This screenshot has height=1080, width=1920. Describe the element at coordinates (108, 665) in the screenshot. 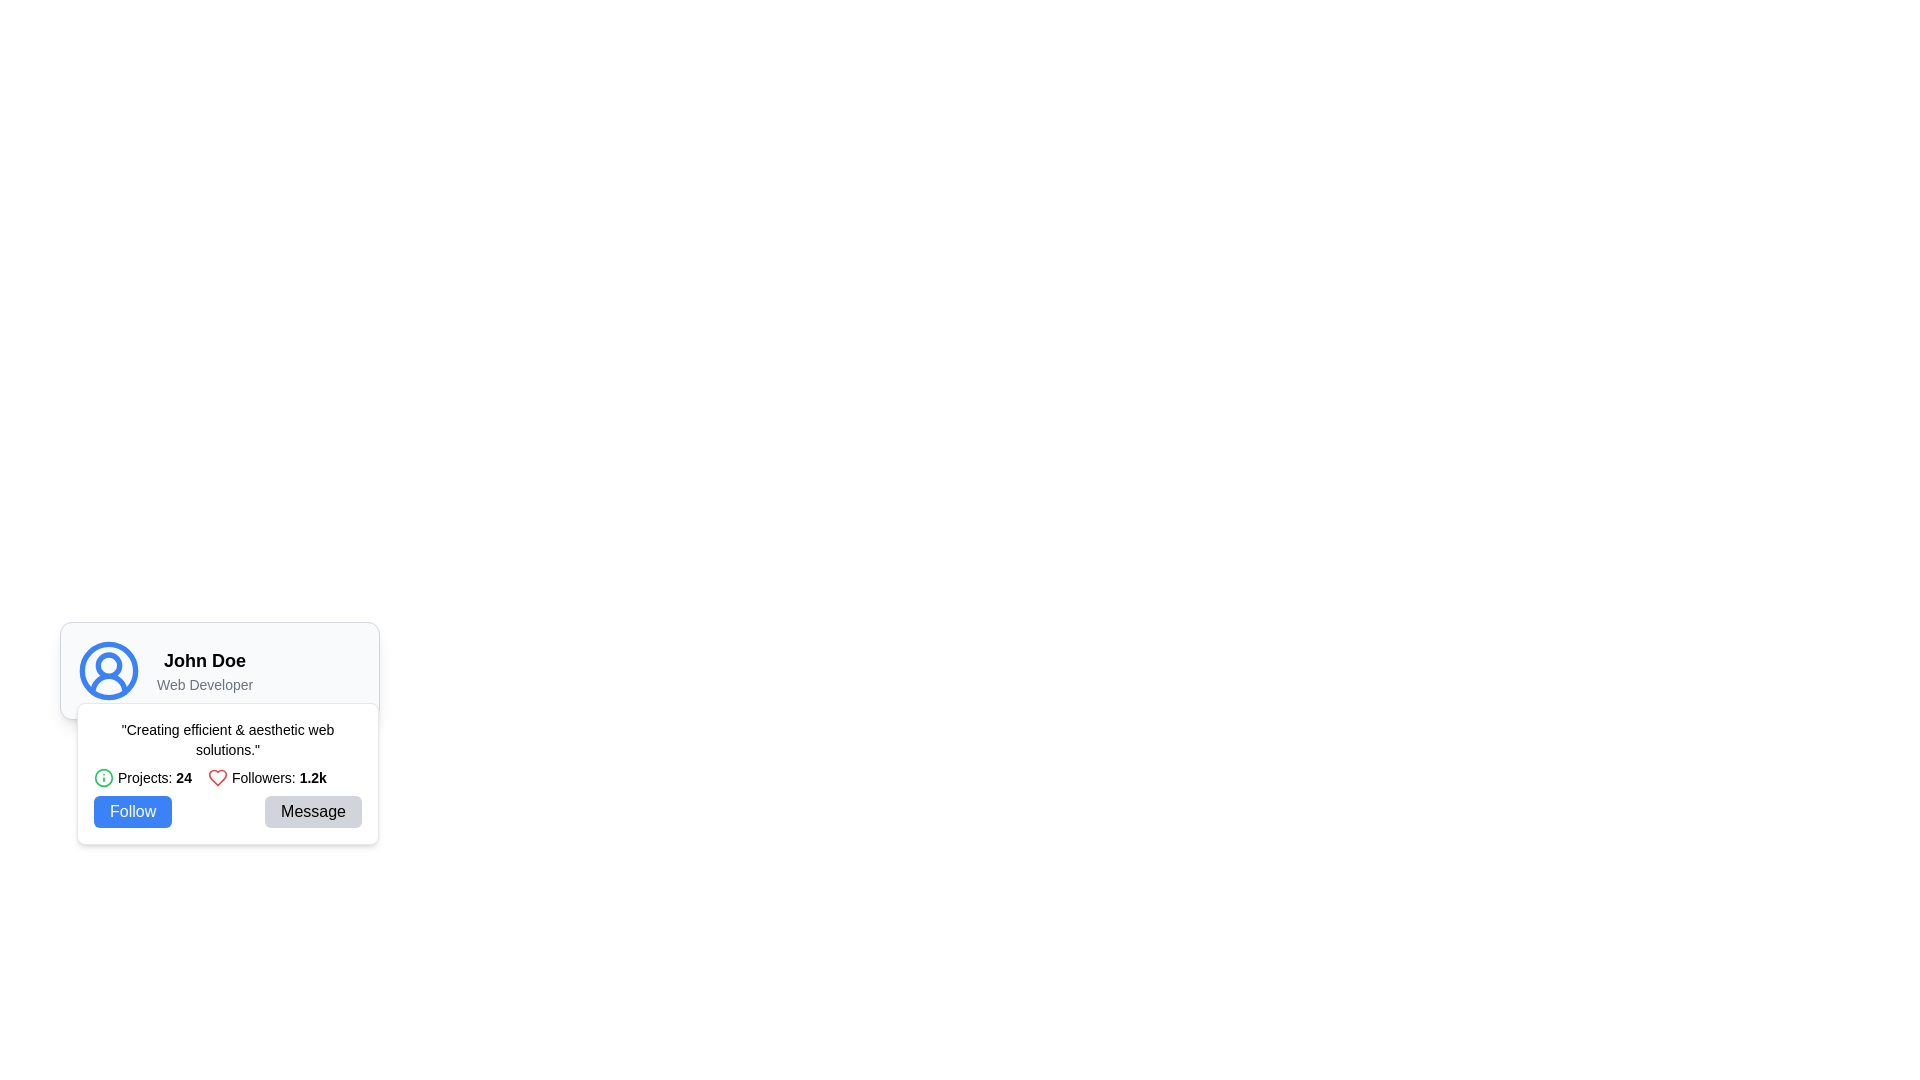

I see `the smaller circle graphic element at the center of the user avatar SVG structure, which serves as a decorative component` at that location.